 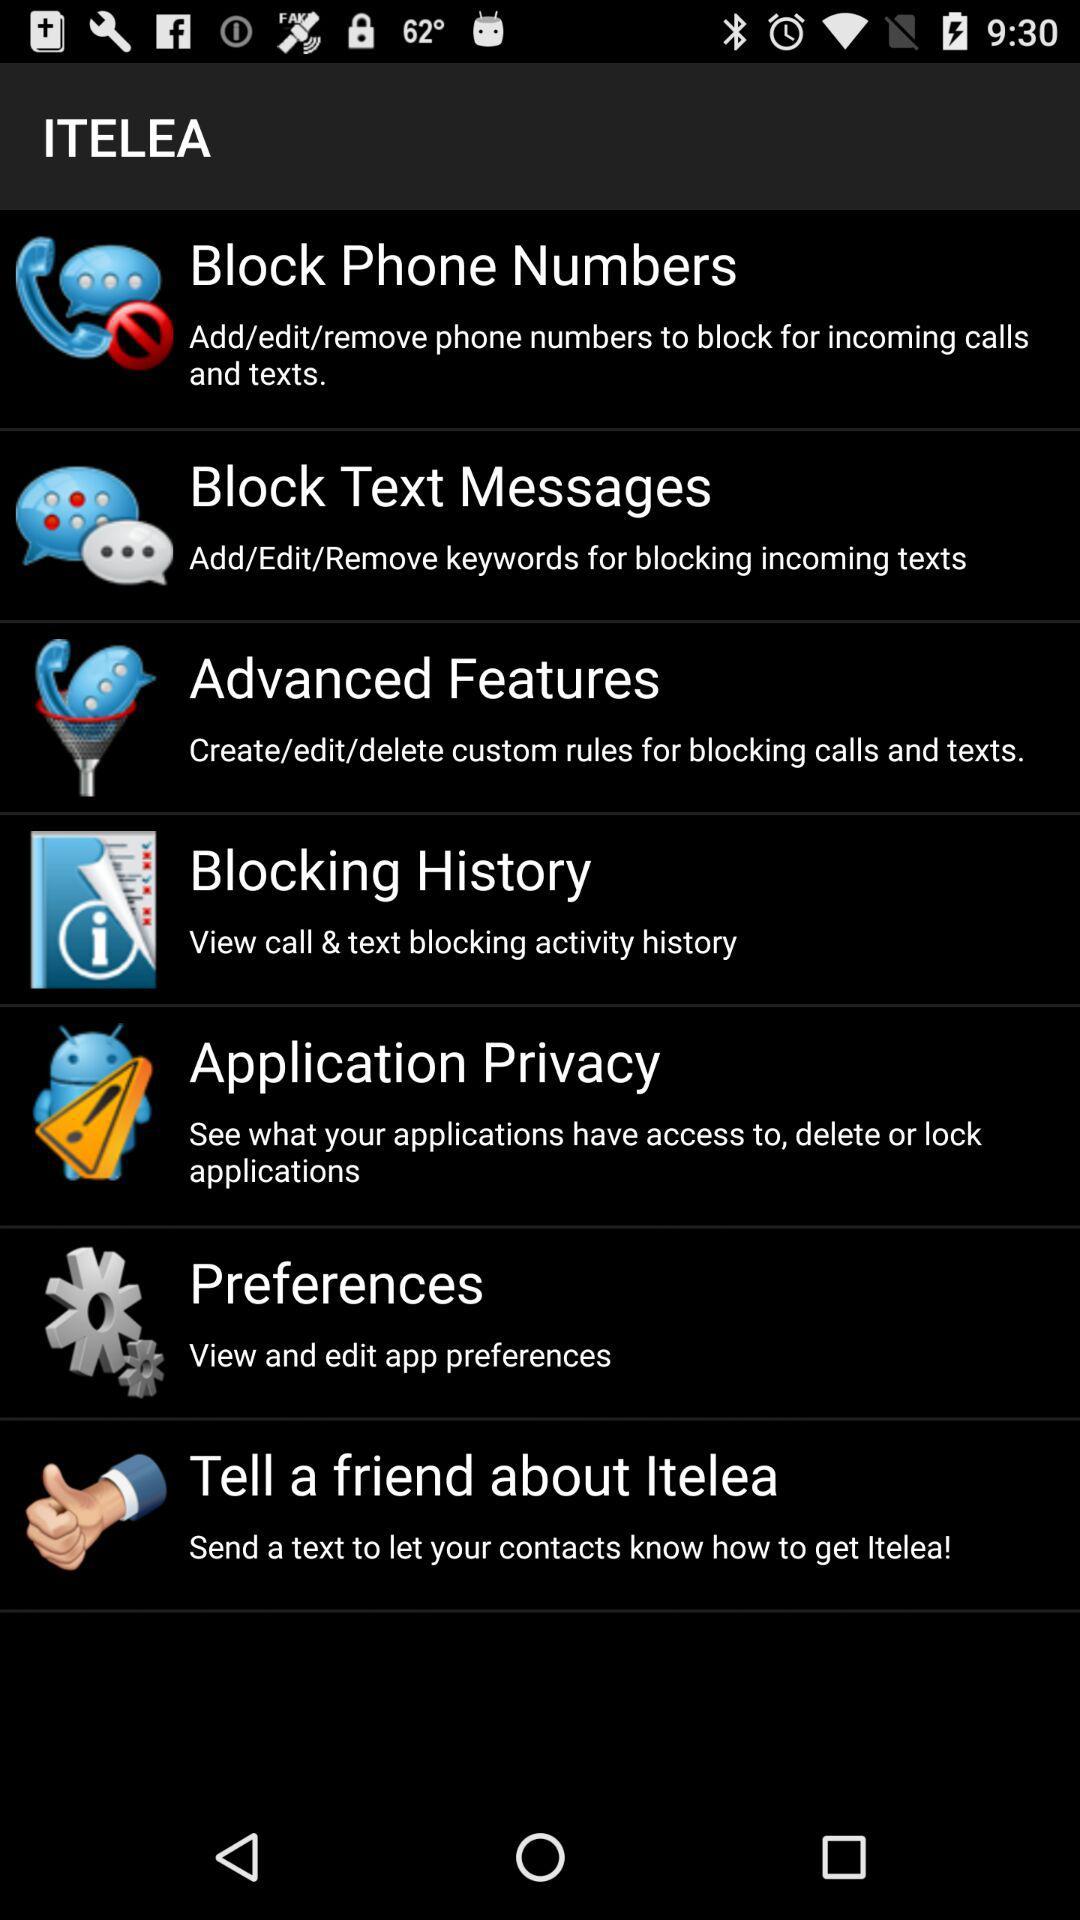 I want to click on the advanced features item, so click(x=625, y=676).